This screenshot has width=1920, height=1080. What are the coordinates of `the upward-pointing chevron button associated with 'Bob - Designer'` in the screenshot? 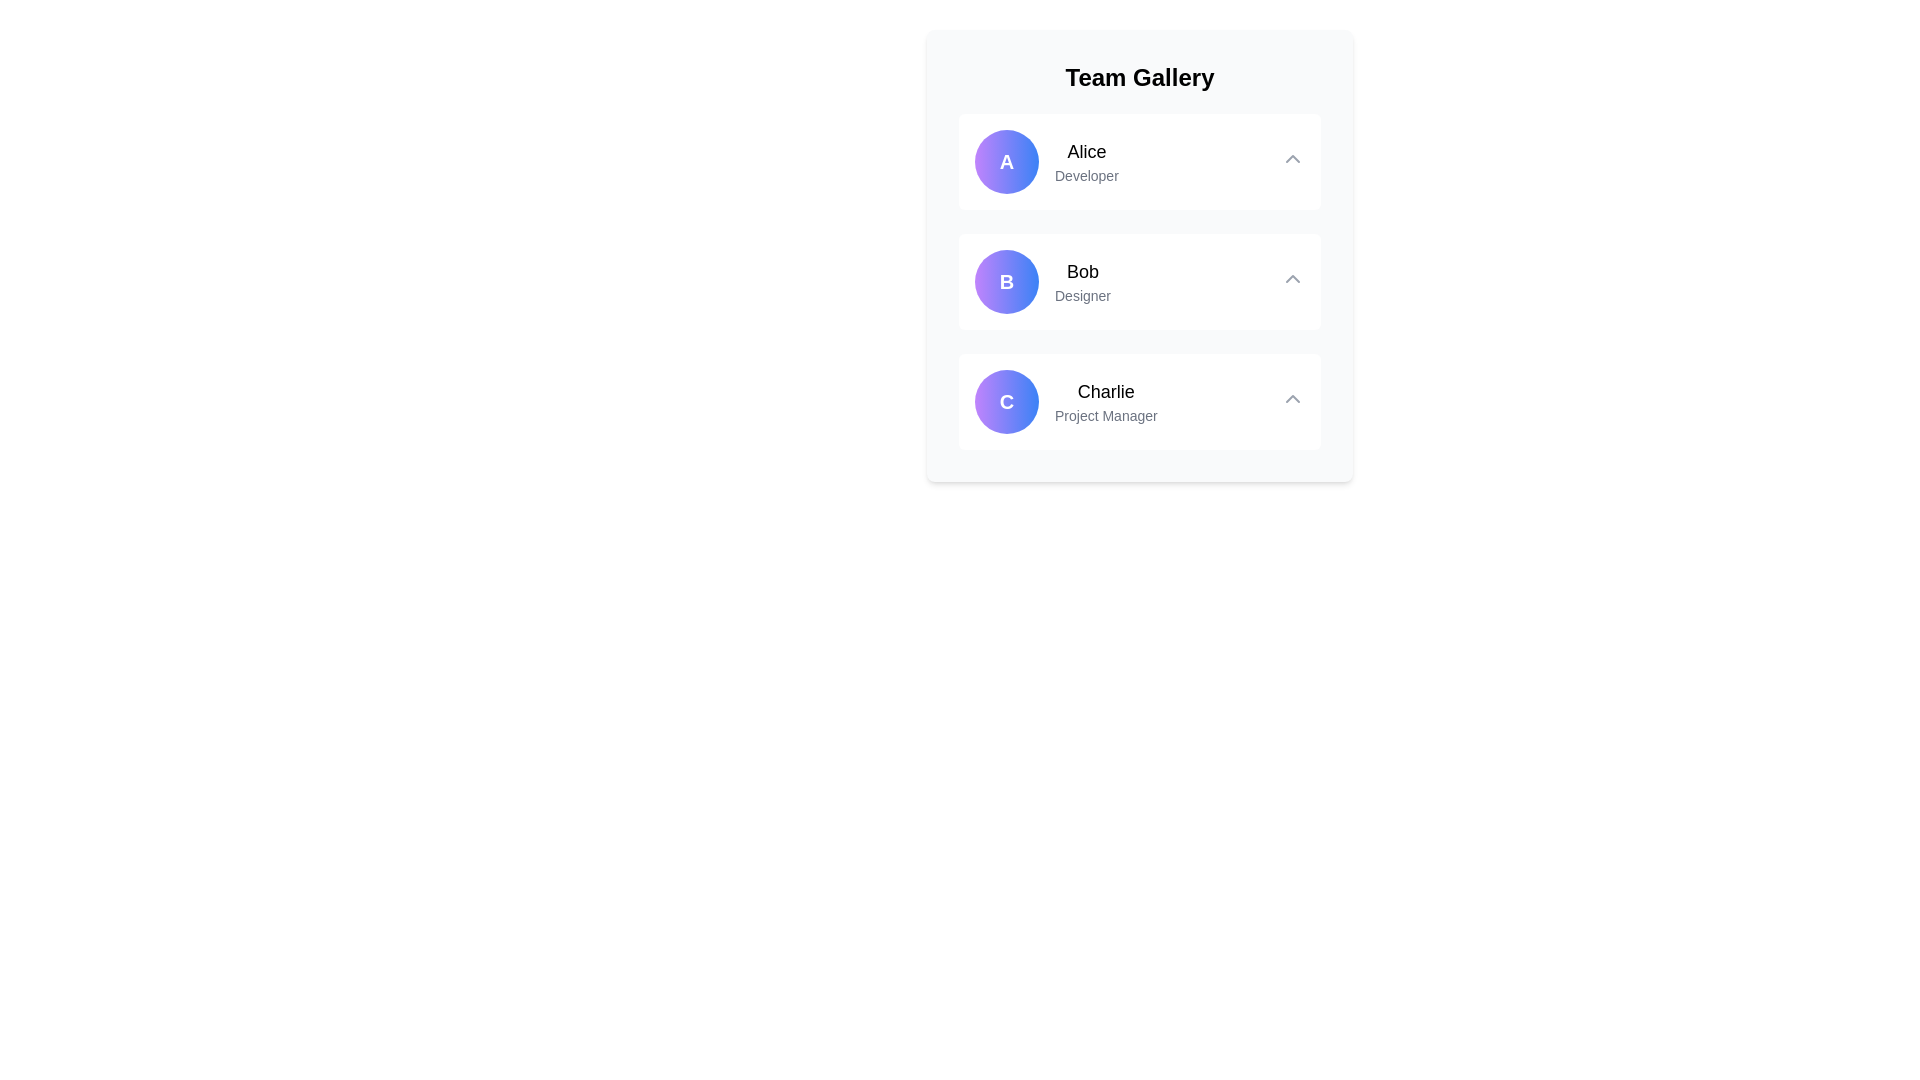 It's located at (1292, 277).